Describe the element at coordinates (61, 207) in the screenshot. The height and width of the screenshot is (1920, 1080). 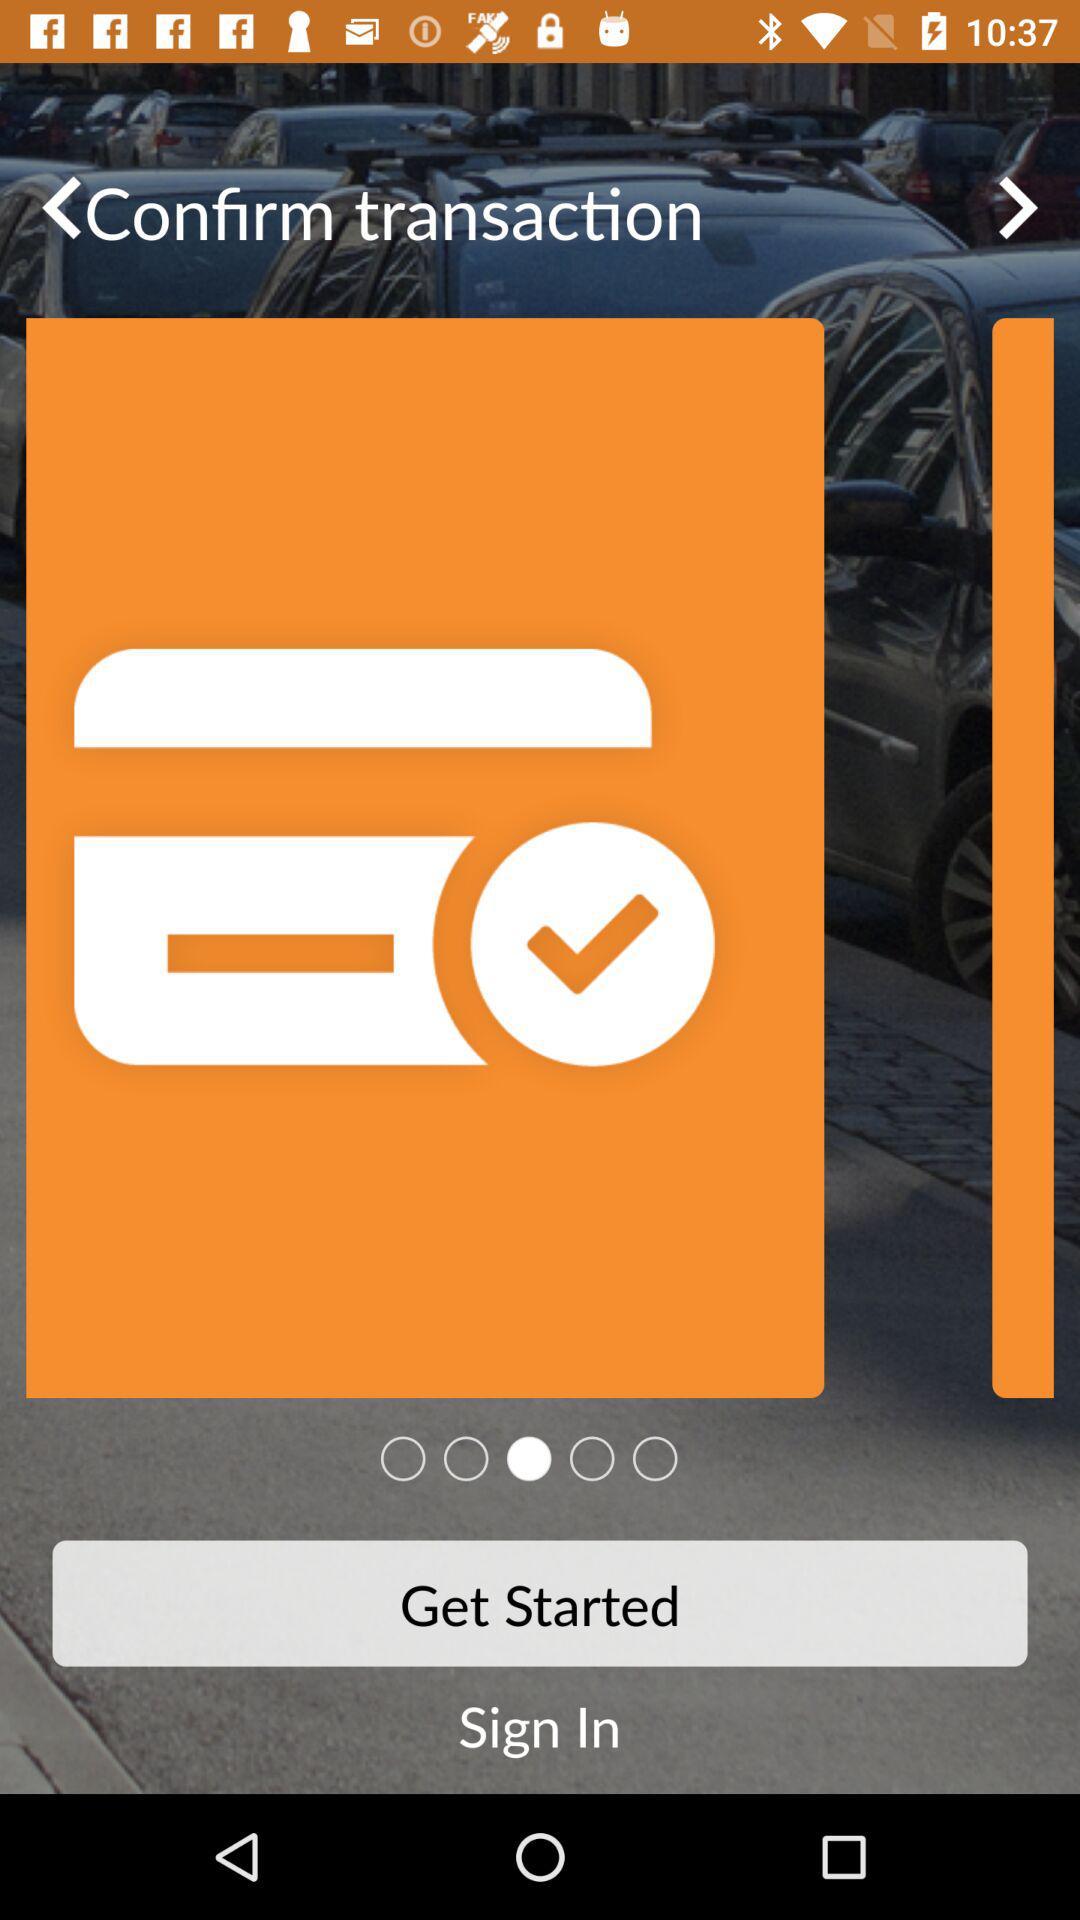
I see `the arrow_backward icon` at that location.